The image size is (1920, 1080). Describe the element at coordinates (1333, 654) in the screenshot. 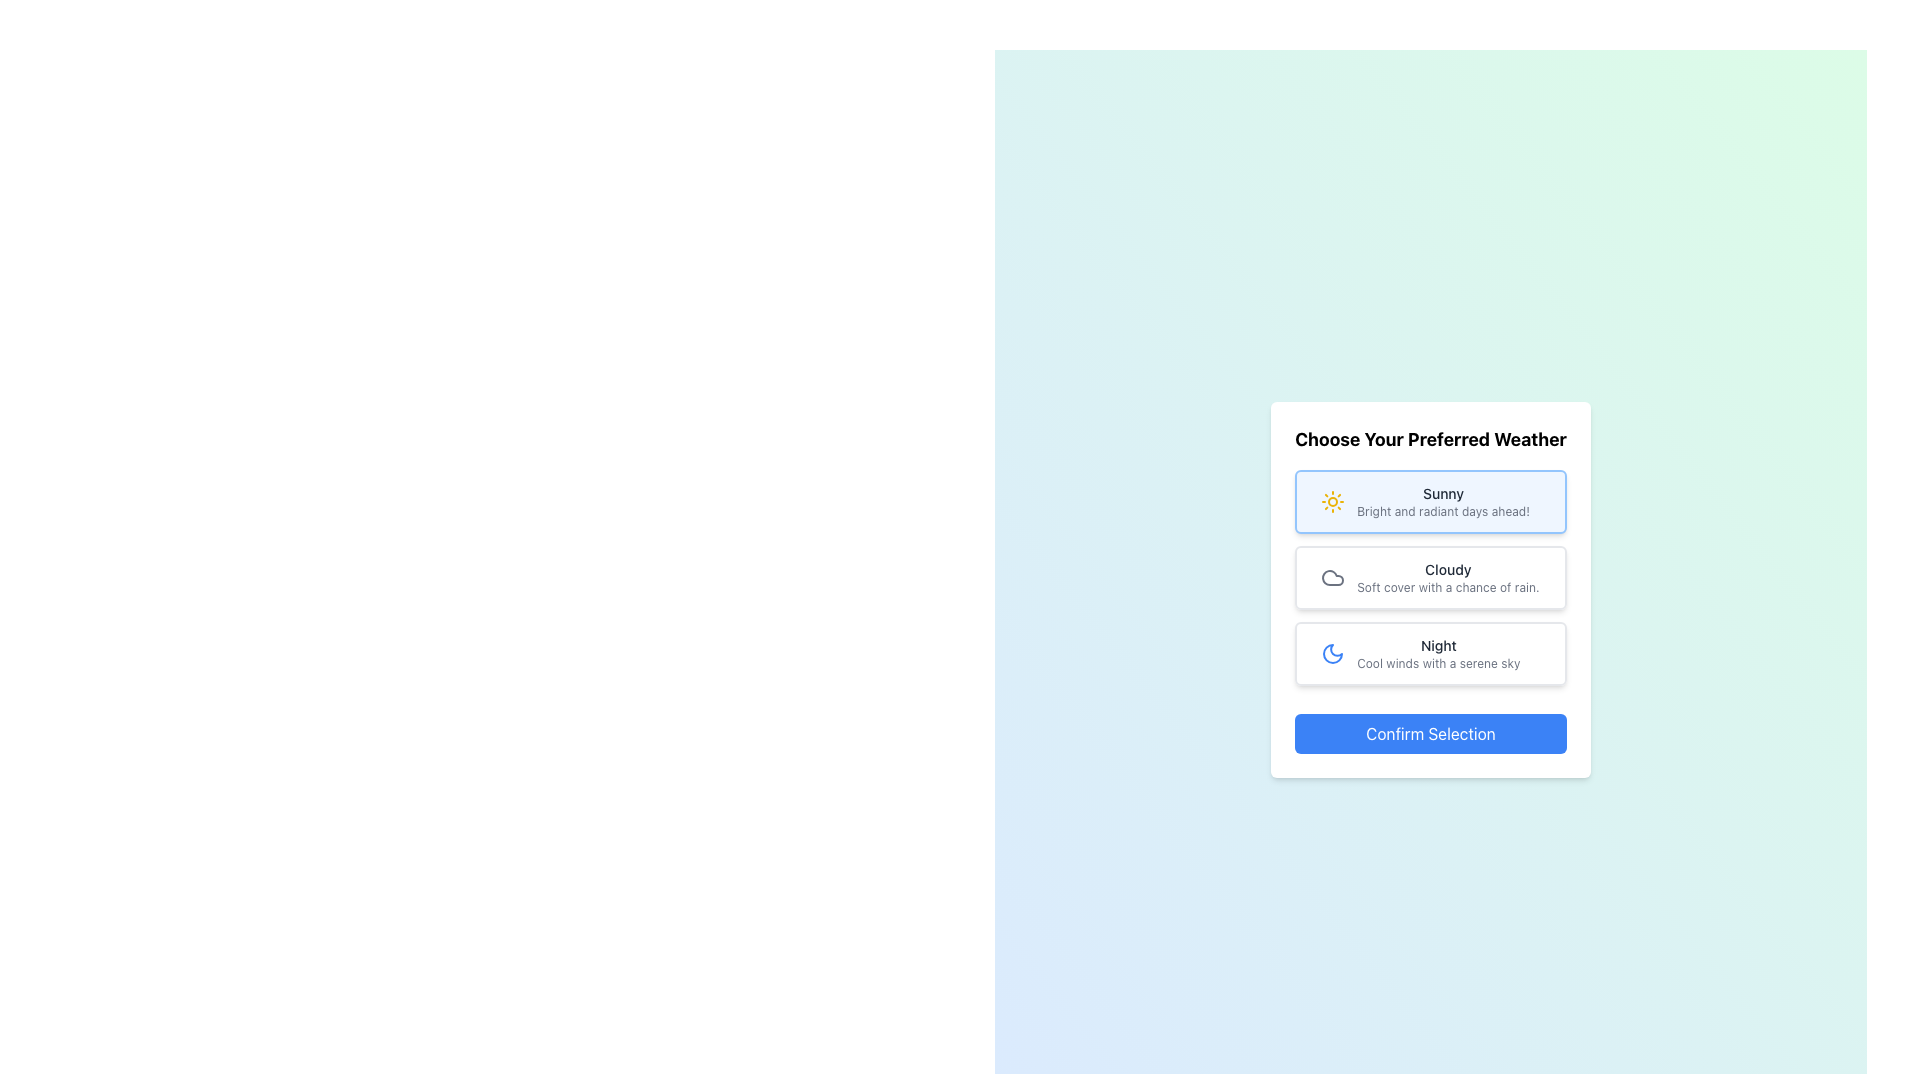

I see `the crescent moon icon that signifies the 'Night' weather condition` at that location.